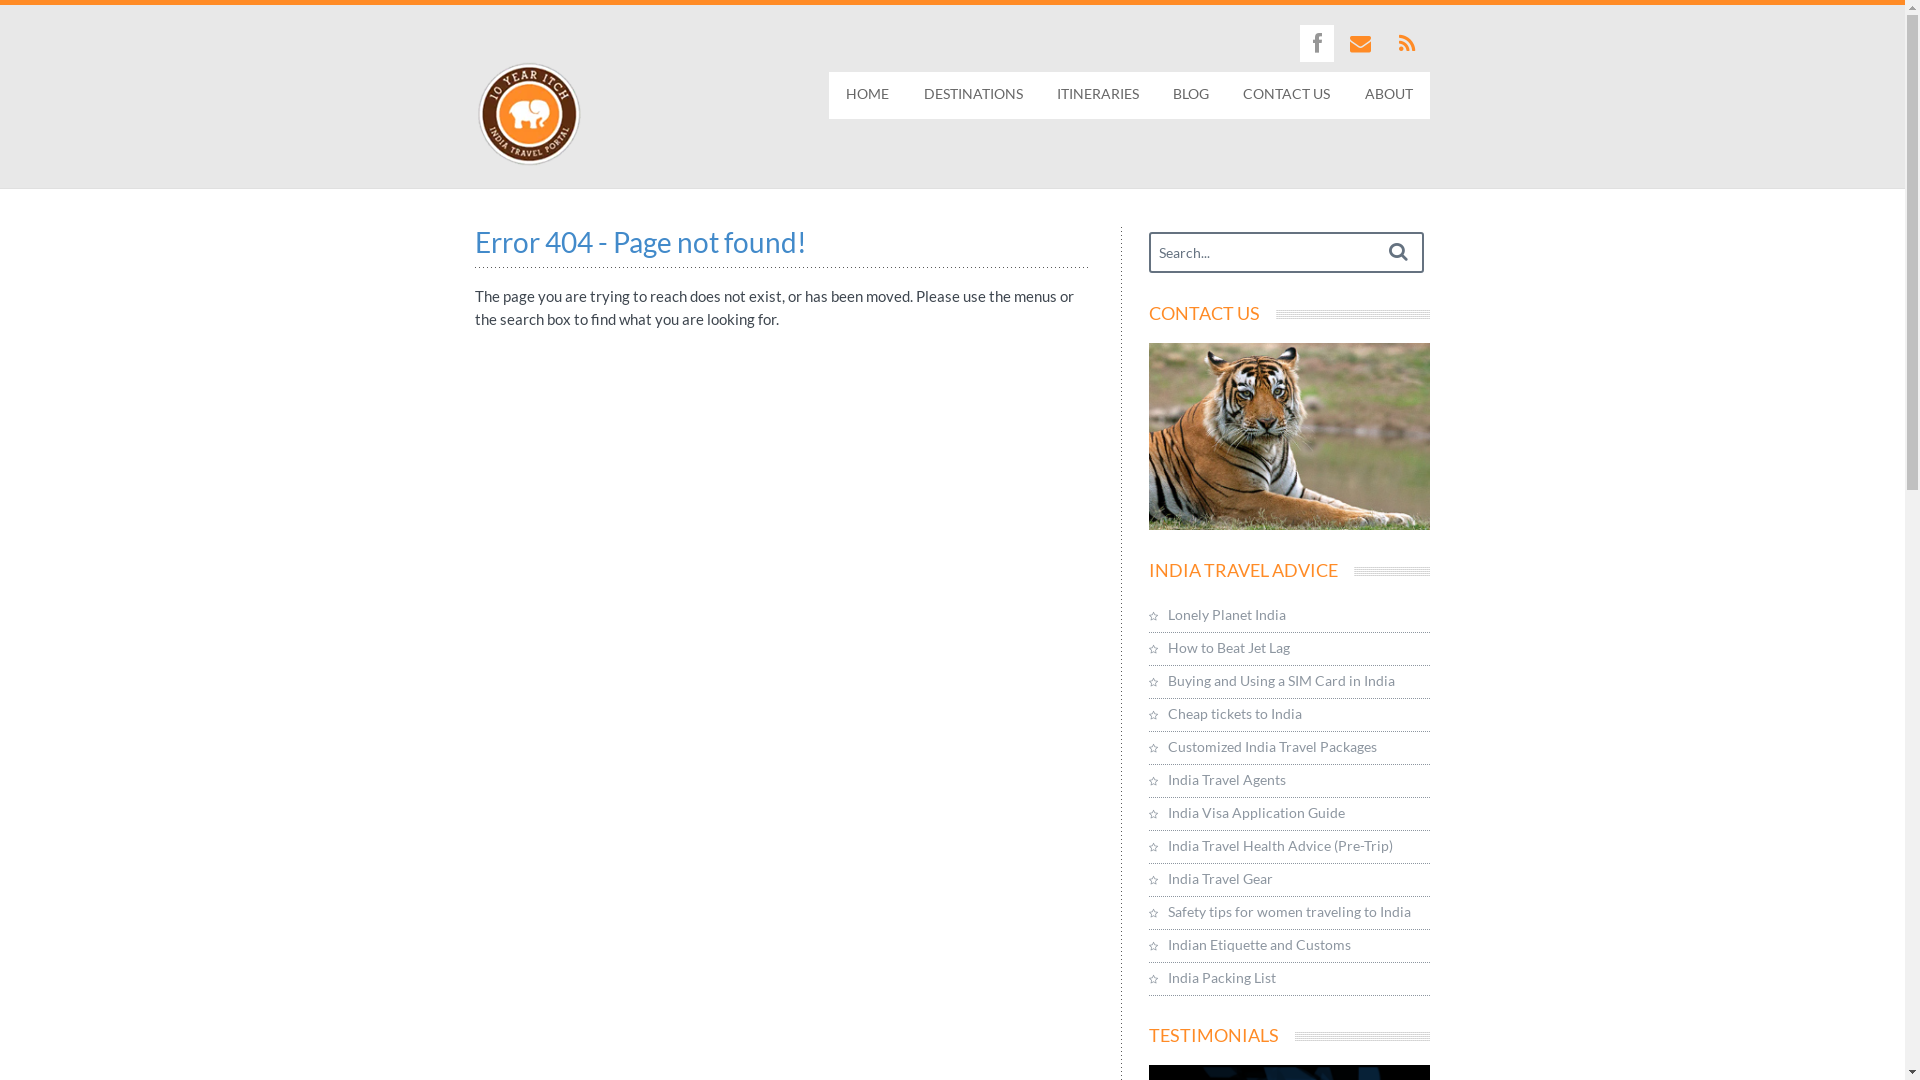 Image resolution: width=1920 pixels, height=1080 pixels. I want to click on 'India Travel Agents', so click(1289, 780).